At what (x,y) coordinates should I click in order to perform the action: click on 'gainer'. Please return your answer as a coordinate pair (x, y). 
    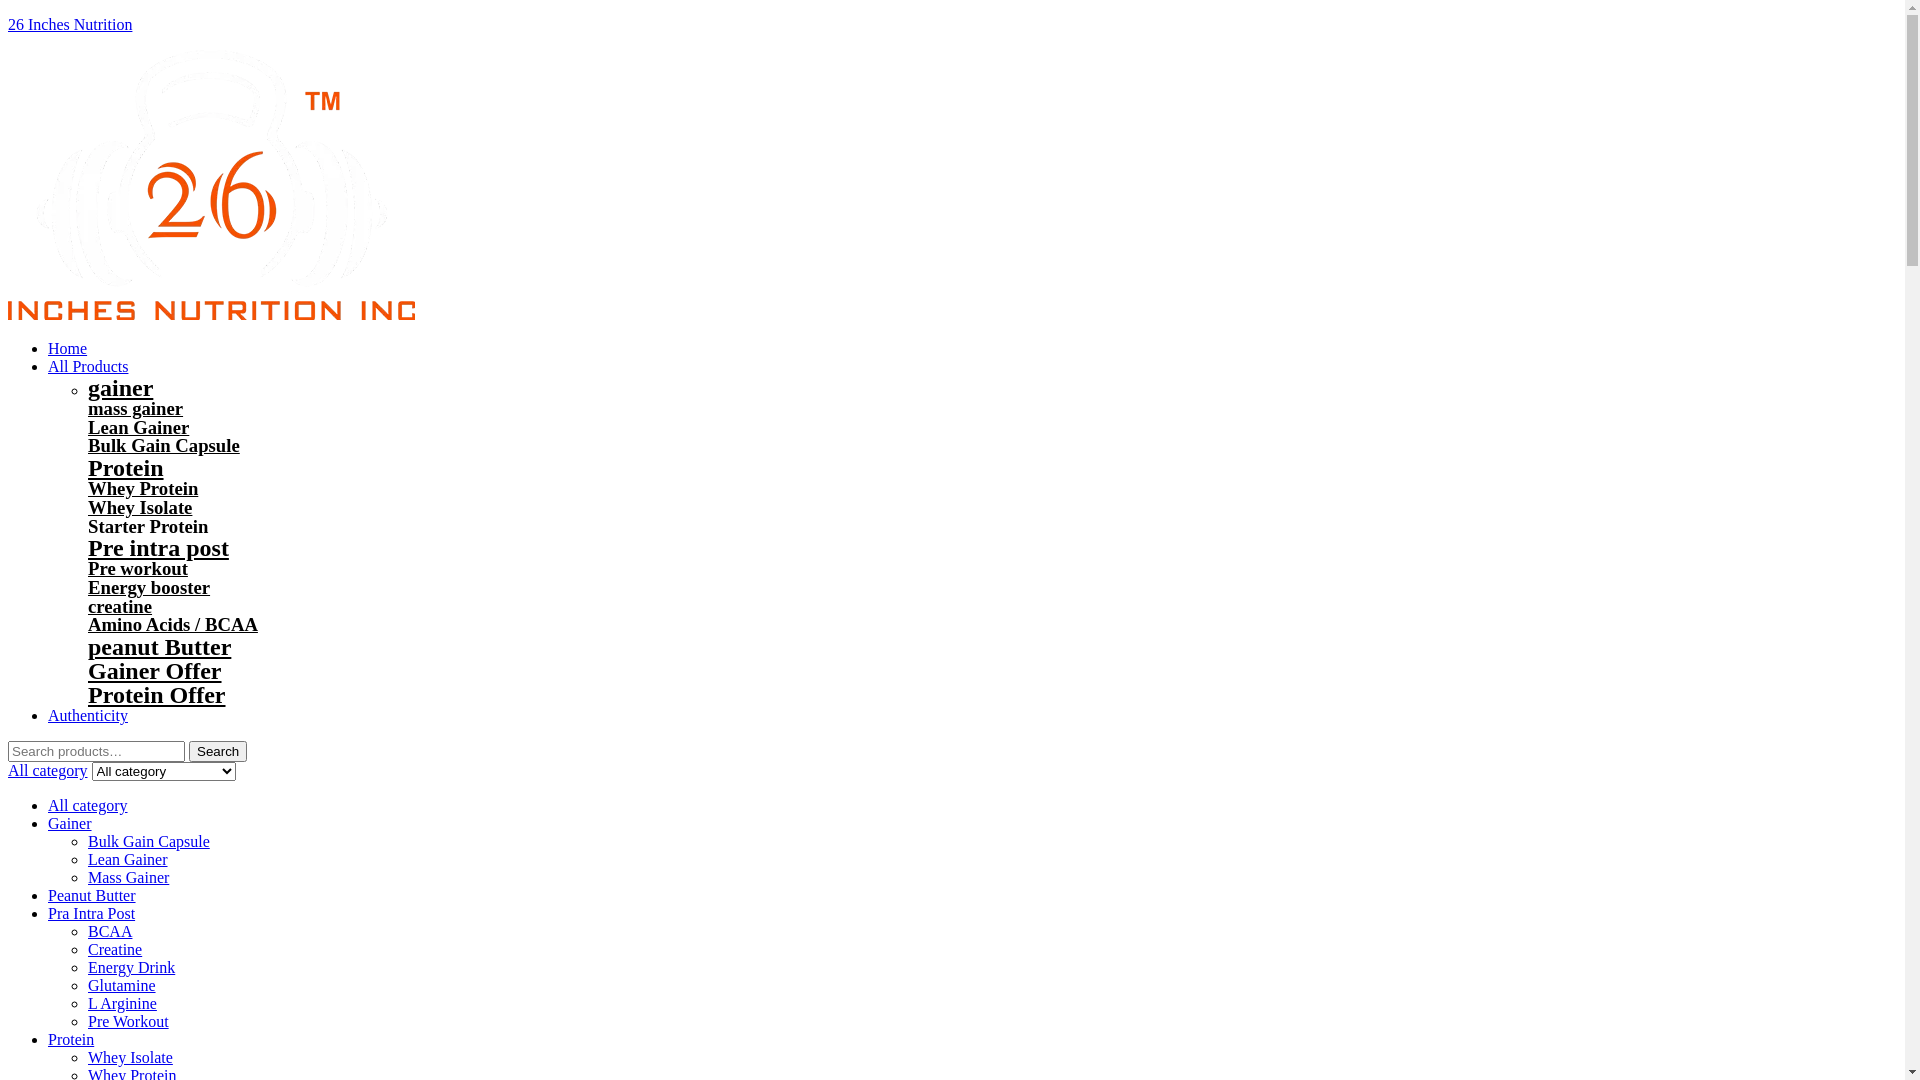
    Looking at the image, I should click on (86, 388).